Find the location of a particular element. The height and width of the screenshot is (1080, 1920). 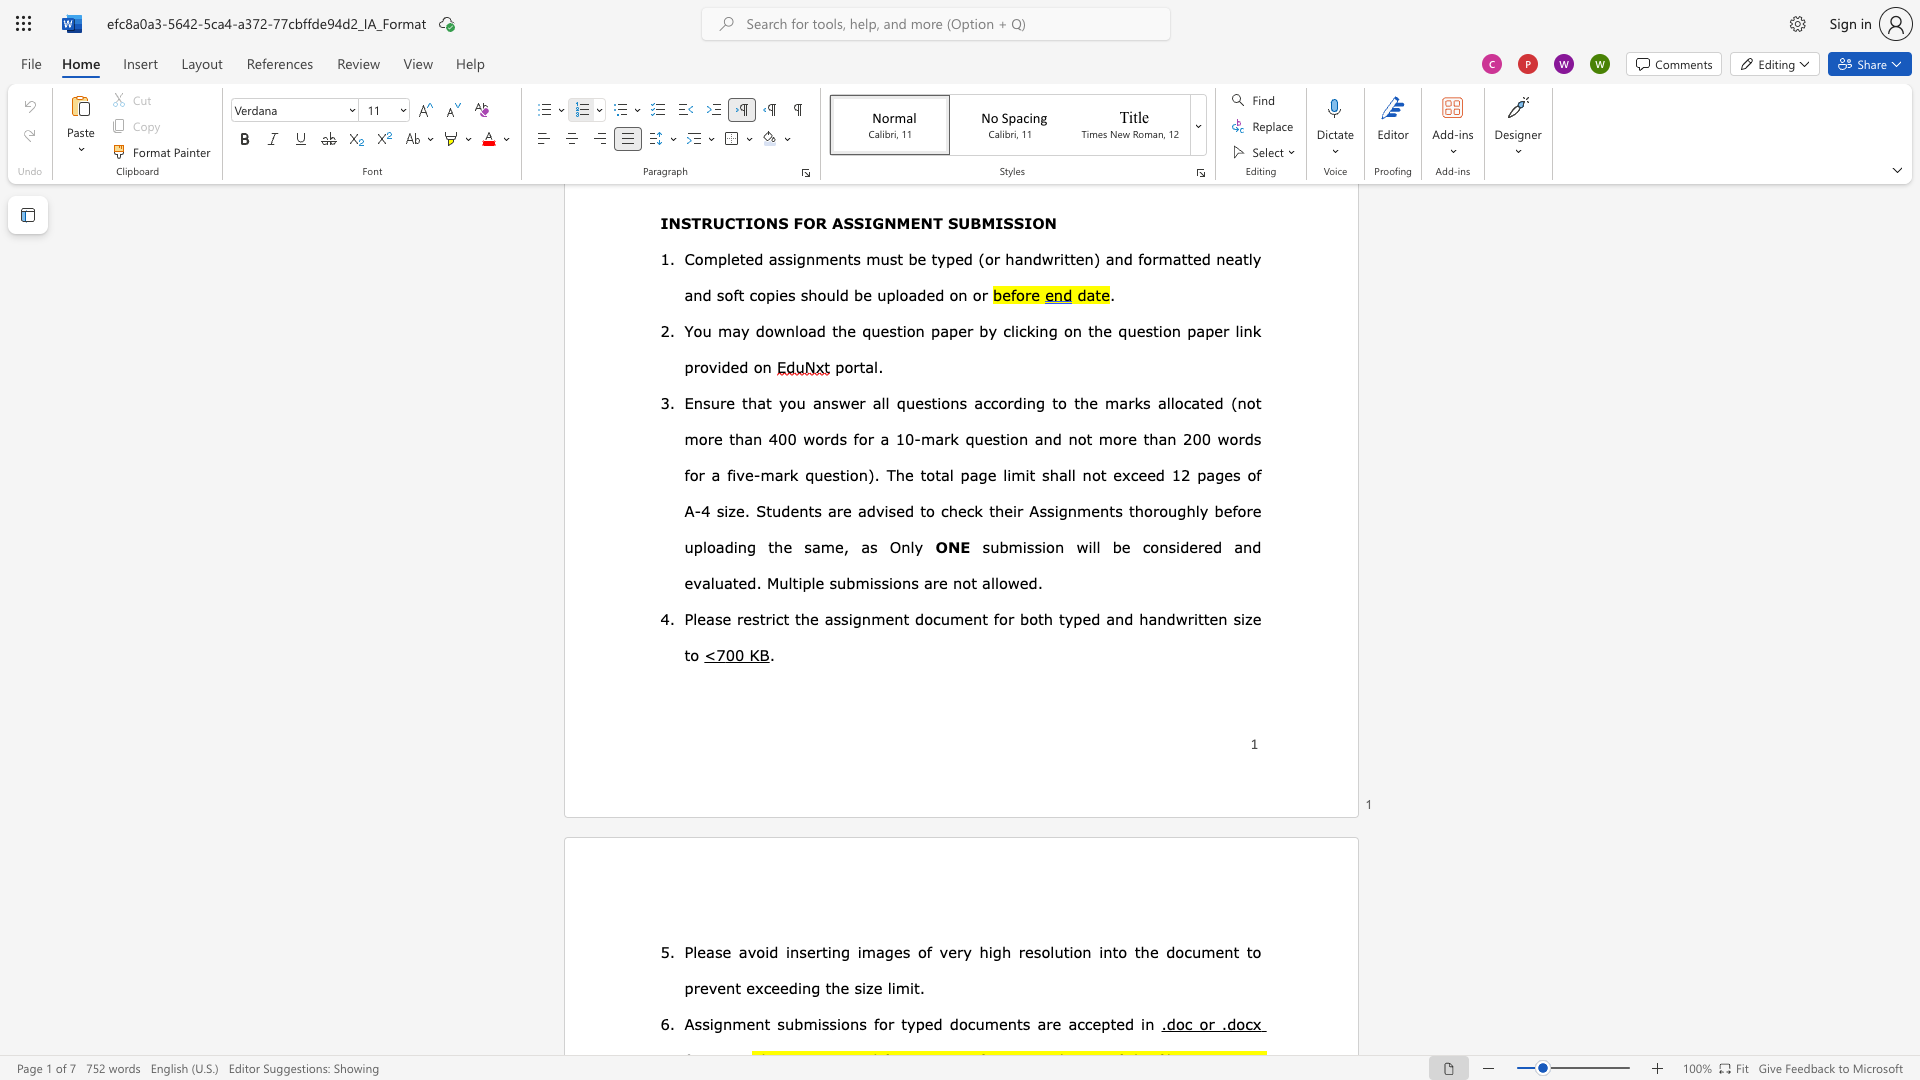

the 1th character "i" in the text is located at coordinates (798, 986).